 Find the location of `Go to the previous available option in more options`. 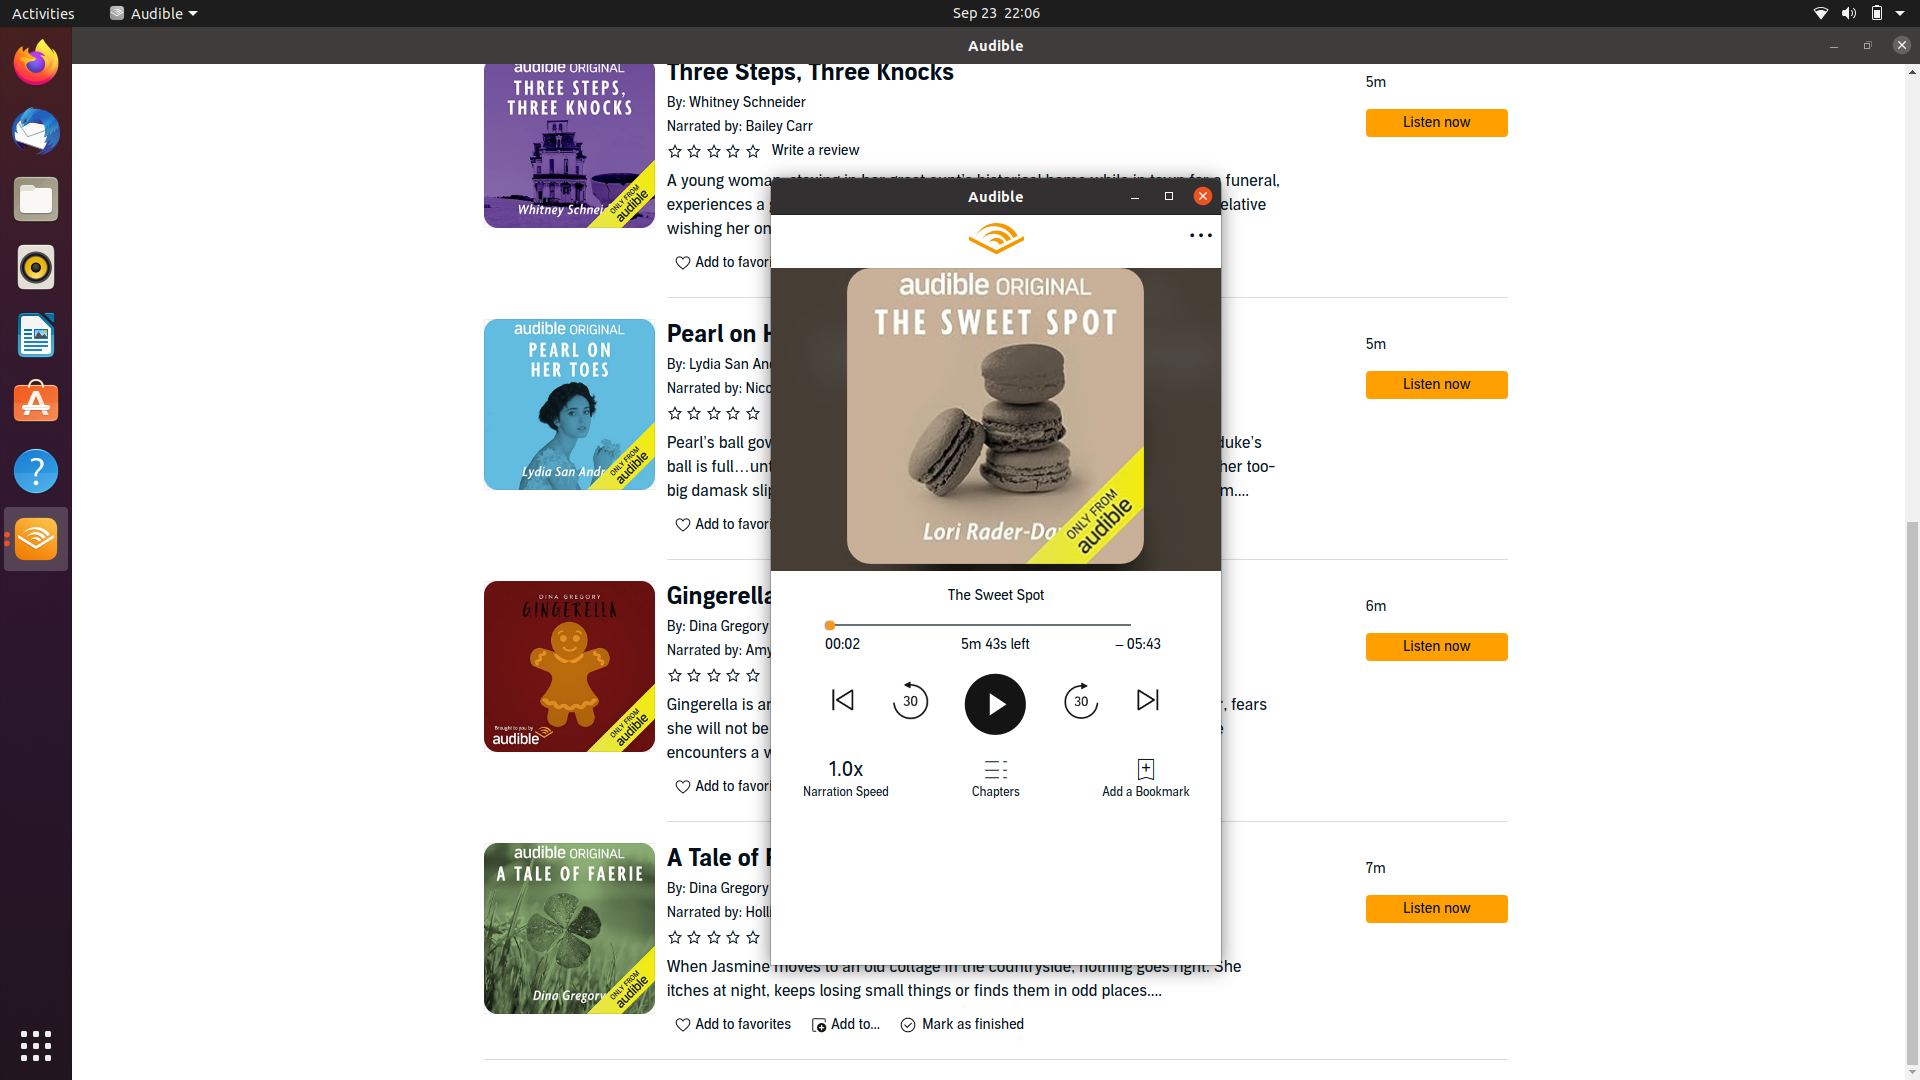

Go to the previous available option in more options is located at coordinates (1199, 235).